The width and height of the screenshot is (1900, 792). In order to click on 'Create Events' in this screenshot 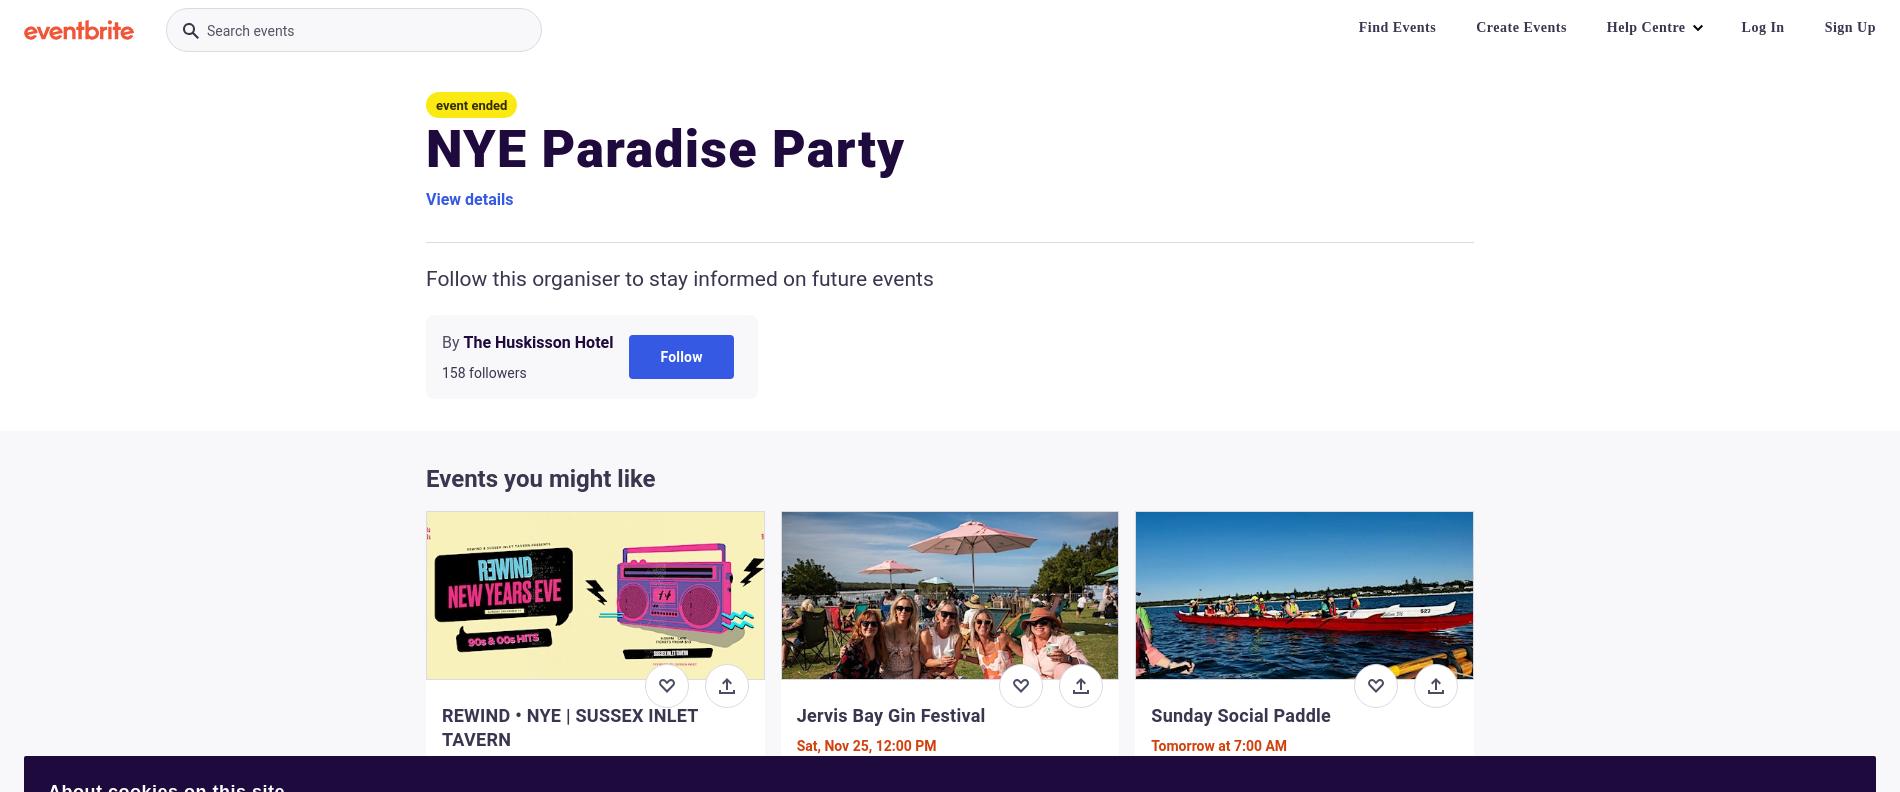, I will do `click(1475, 26)`.